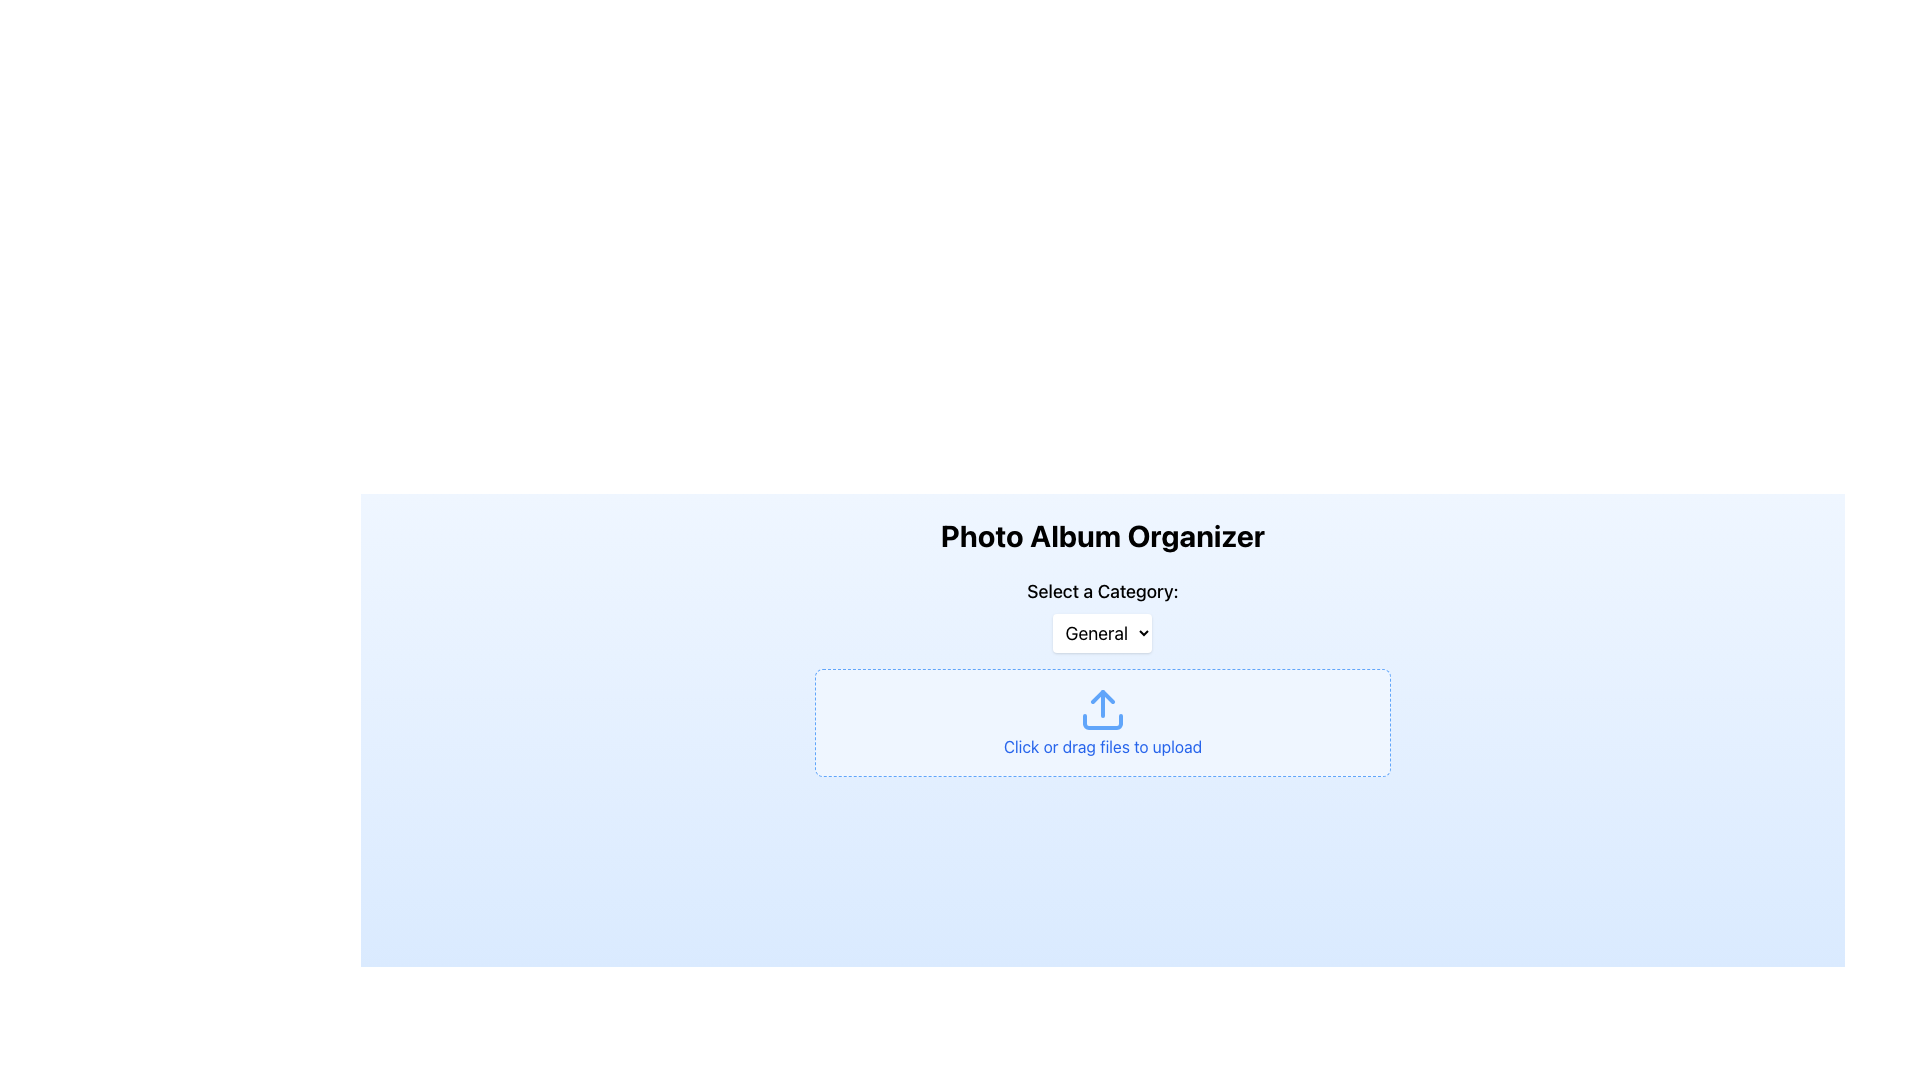 The height and width of the screenshot is (1080, 1920). I want to click on the upload icon, which features a blue upward arrow on a rectangular background, located centrally in the upload area, so click(1102, 708).